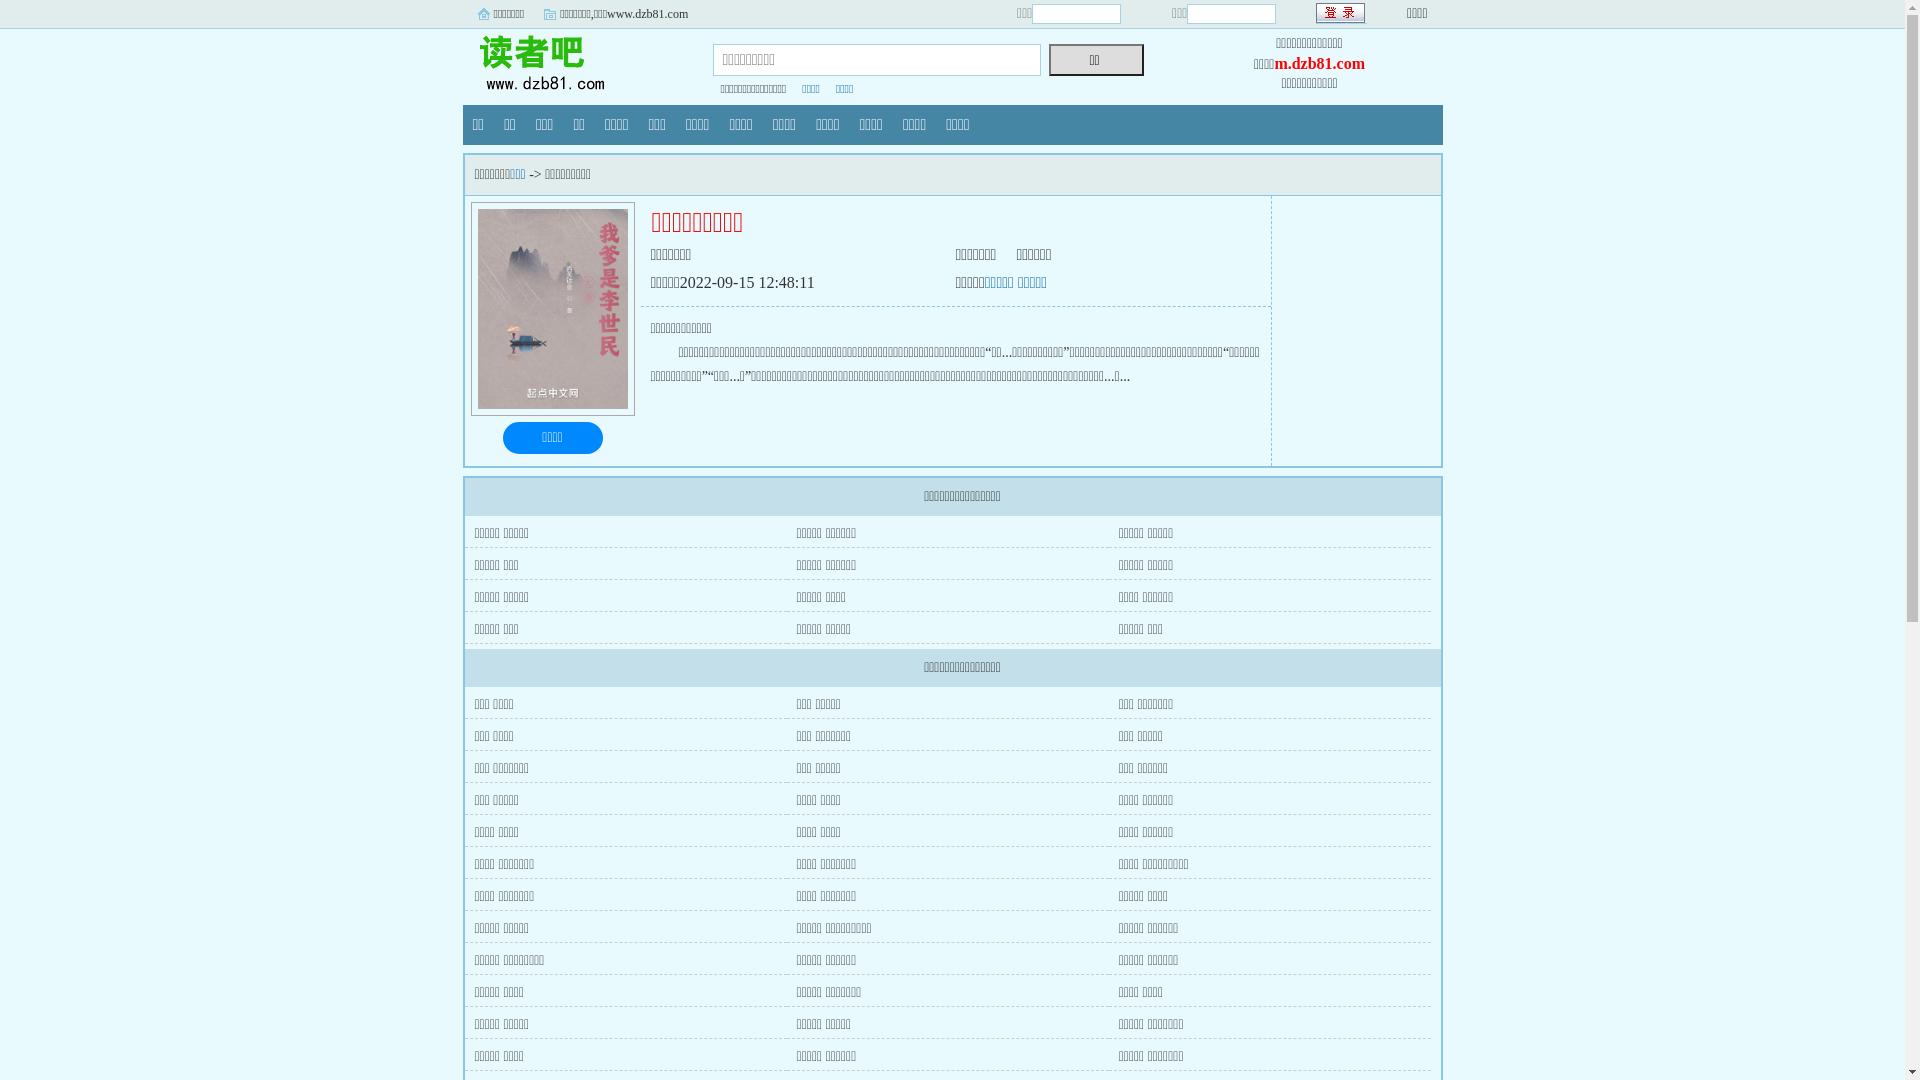 The width and height of the screenshot is (1920, 1080). What do you see at coordinates (1319, 62) in the screenshot?
I see `'m.dzb81.com'` at bounding box center [1319, 62].